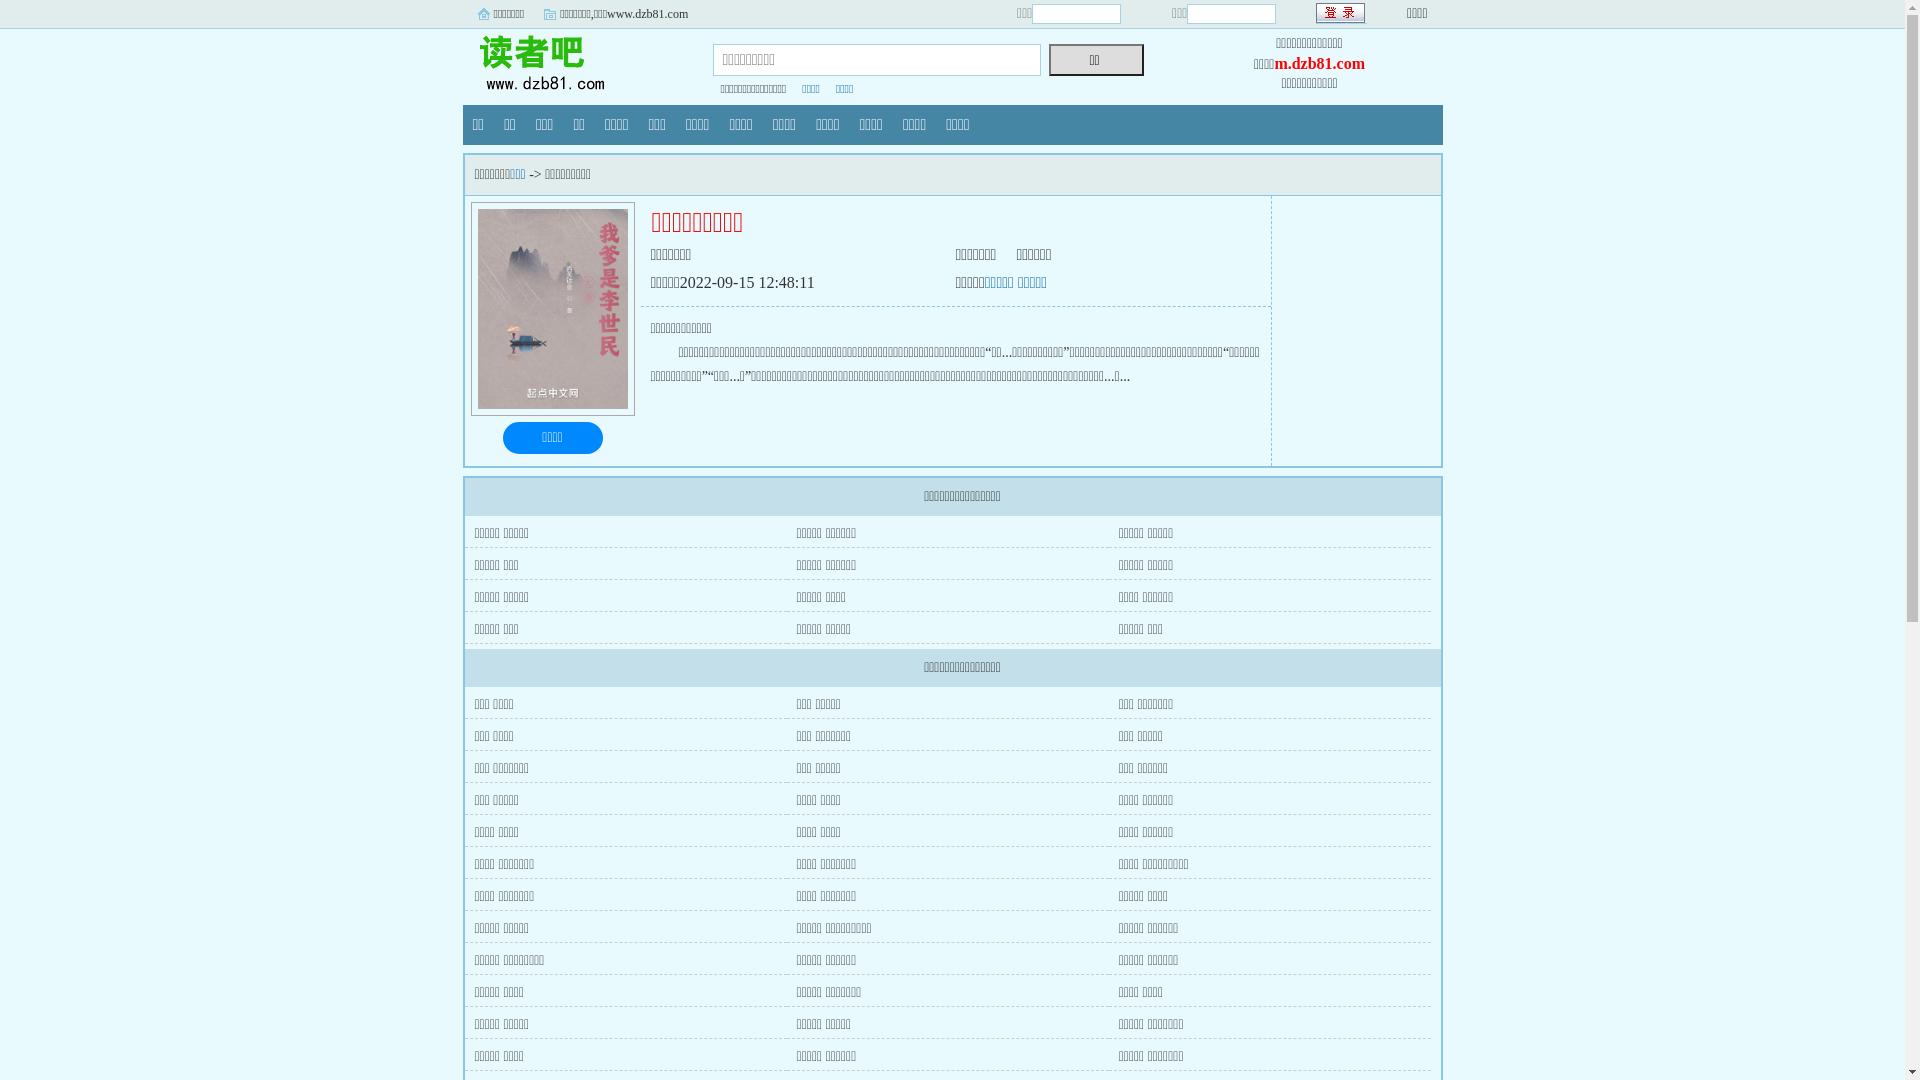 The width and height of the screenshot is (1920, 1080). What do you see at coordinates (1319, 62) in the screenshot?
I see `'m.dzb81.com'` at bounding box center [1319, 62].